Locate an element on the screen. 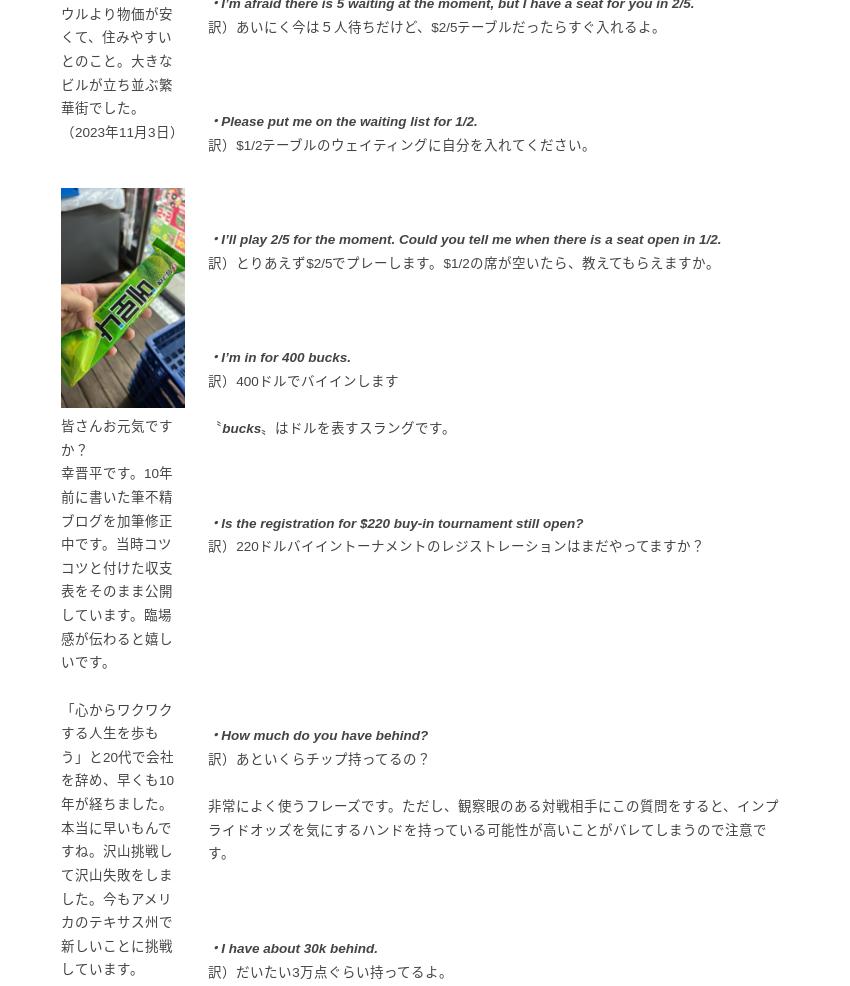 The height and width of the screenshot is (986, 850). '訳）$1/2テーブルのウェイティングに自分を入れてください。' is located at coordinates (206, 144).